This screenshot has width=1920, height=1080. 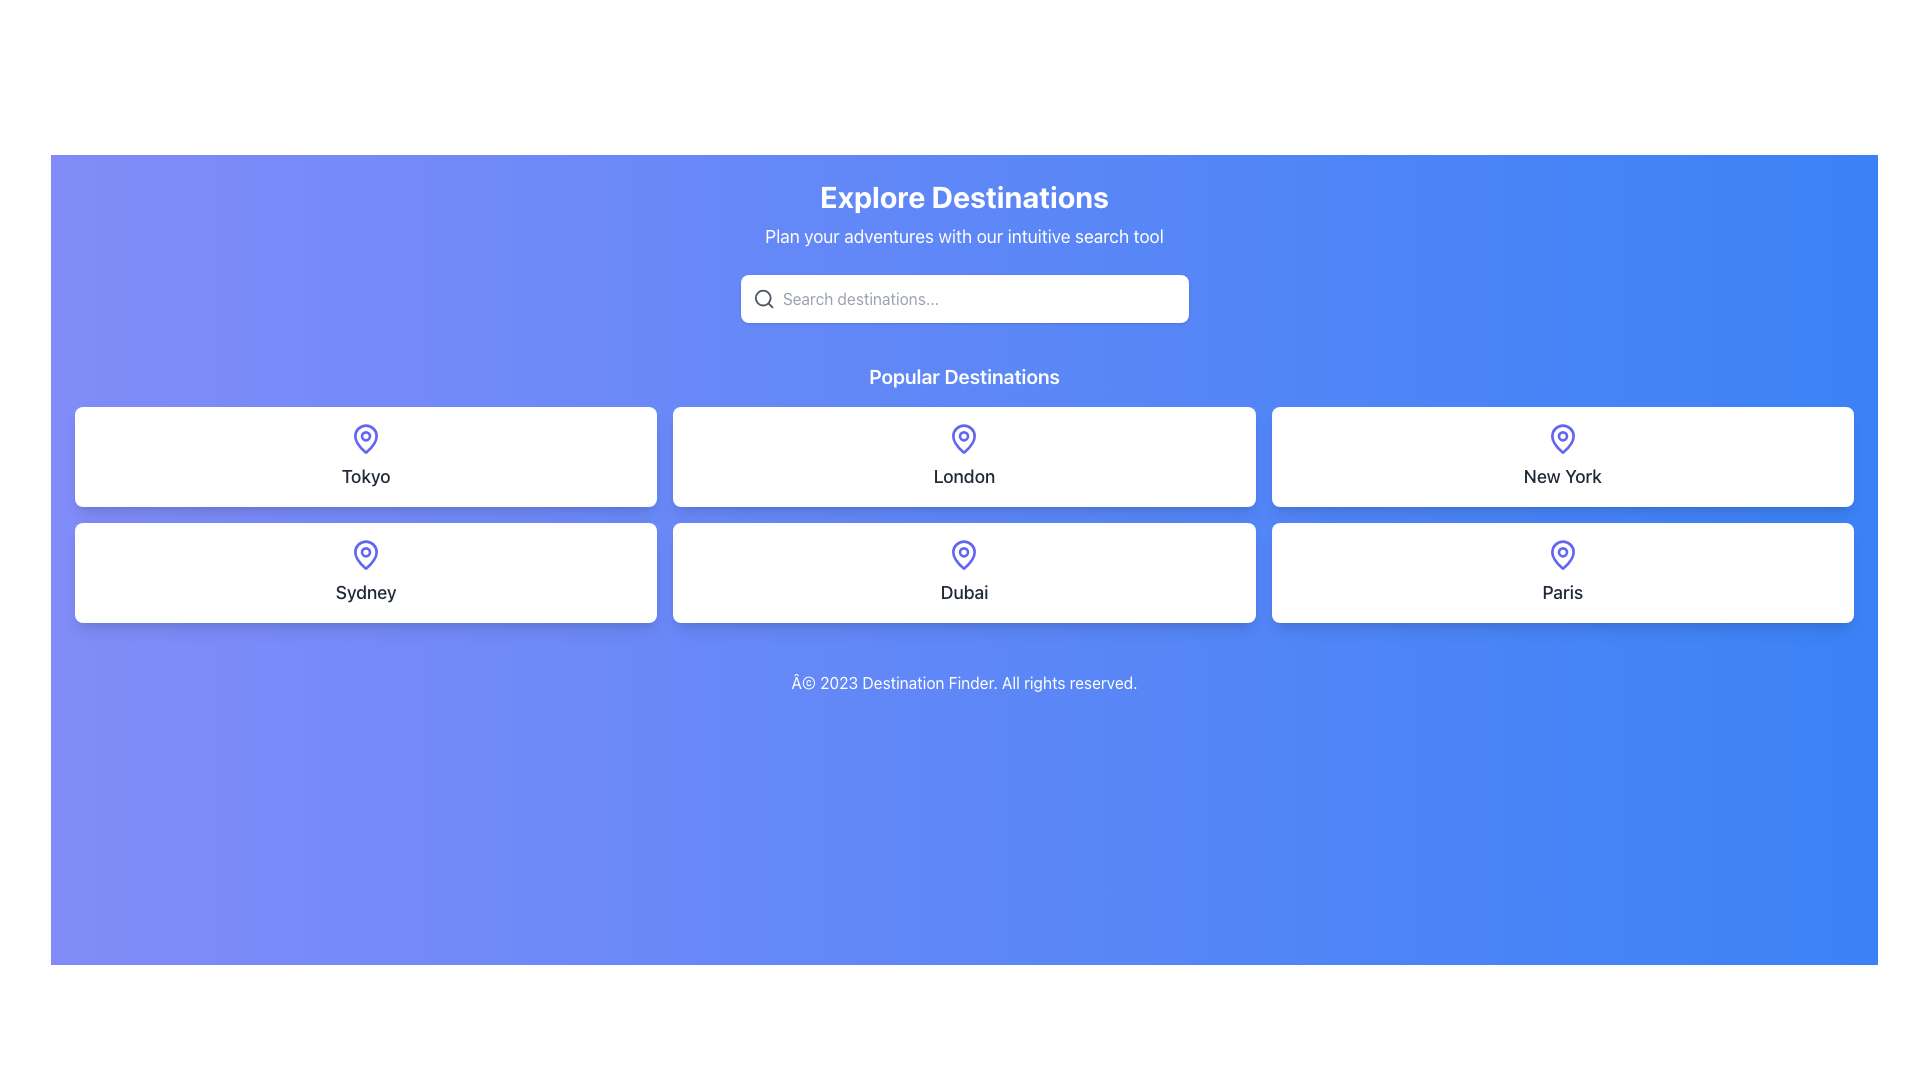 What do you see at coordinates (964, 555) in the screenshot?
I see `the icon representing the city 'Dubai' located at the top center of the card` at bounding box center [964, 555].